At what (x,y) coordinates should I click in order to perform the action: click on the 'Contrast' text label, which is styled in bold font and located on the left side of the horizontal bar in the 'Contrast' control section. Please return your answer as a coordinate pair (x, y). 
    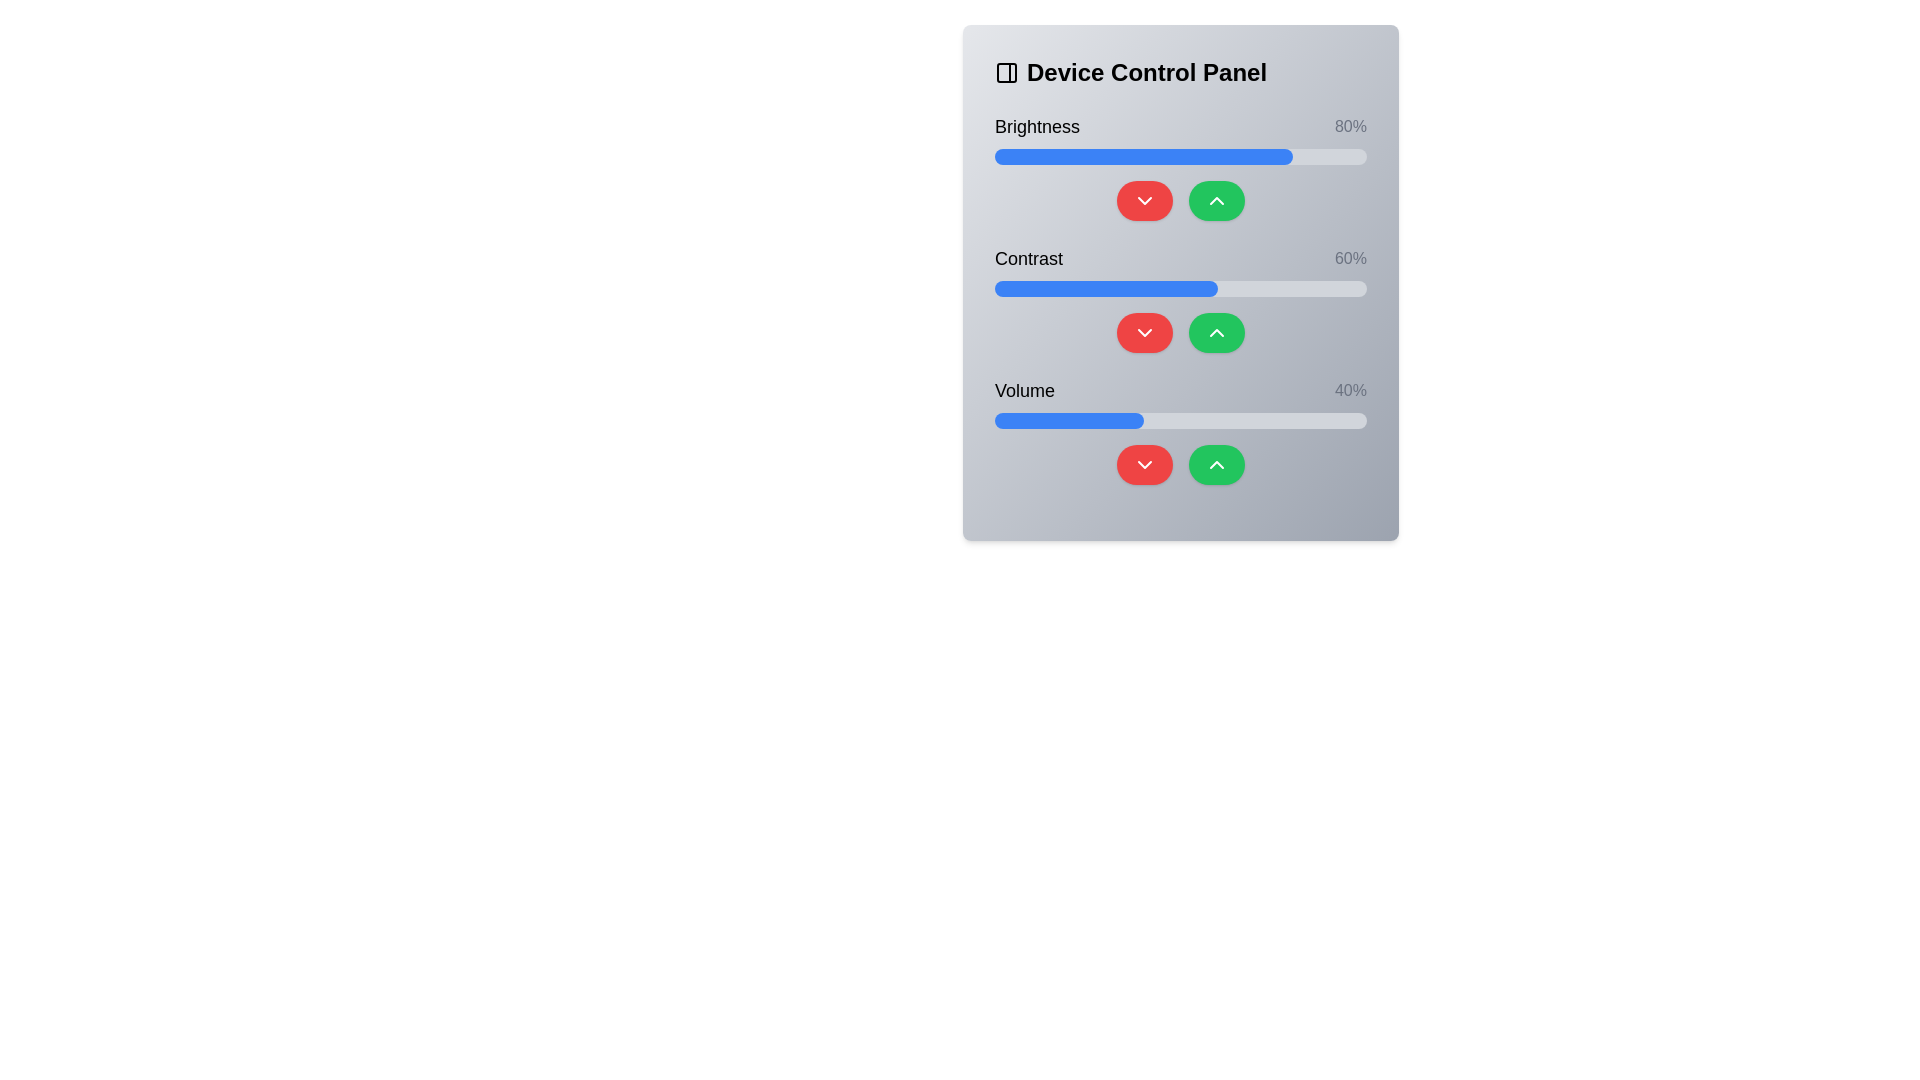
    Looking at the image, I should click on (1028, 257).